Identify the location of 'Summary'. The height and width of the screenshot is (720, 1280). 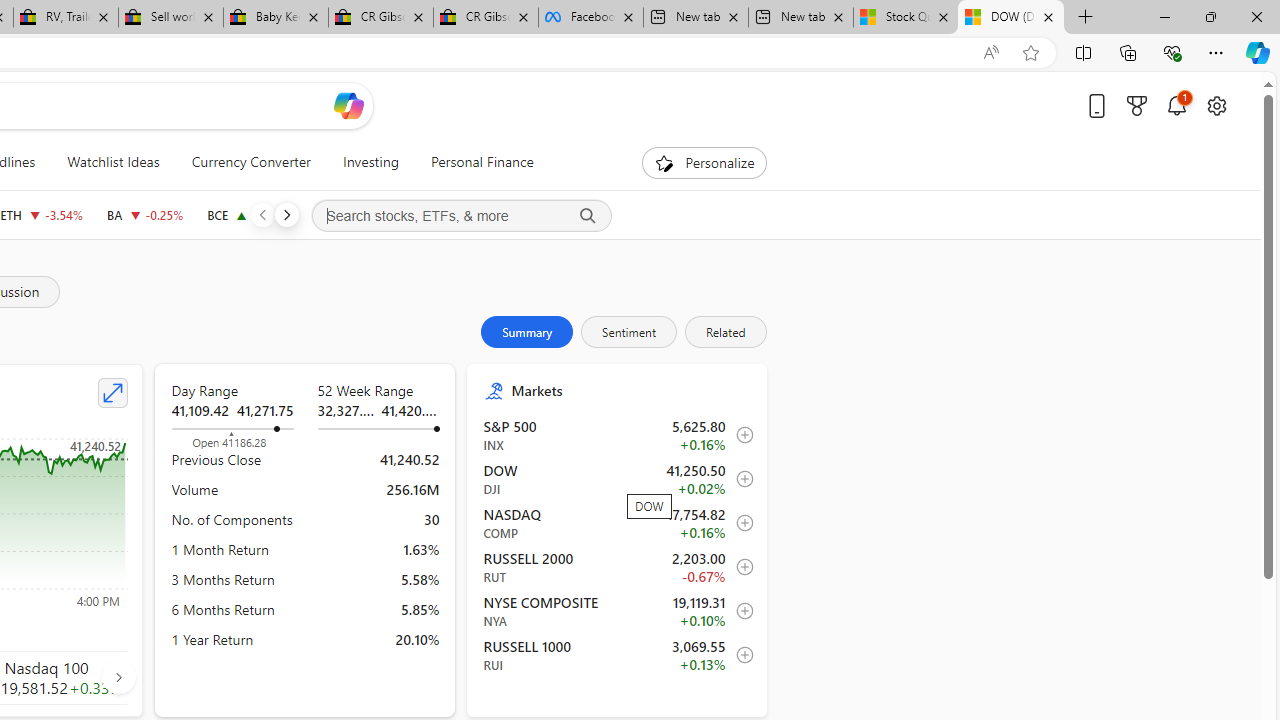
(527, 330).